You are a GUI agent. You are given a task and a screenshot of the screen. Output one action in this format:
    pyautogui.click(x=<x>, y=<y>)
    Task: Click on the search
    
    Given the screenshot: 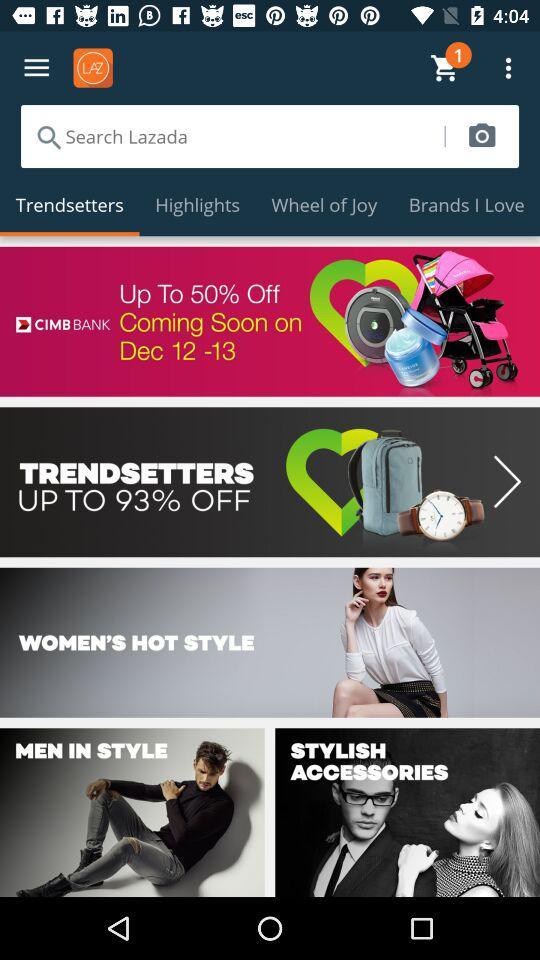 What is the action you would take?
    pyautogui.click(x=231, y=135)
    